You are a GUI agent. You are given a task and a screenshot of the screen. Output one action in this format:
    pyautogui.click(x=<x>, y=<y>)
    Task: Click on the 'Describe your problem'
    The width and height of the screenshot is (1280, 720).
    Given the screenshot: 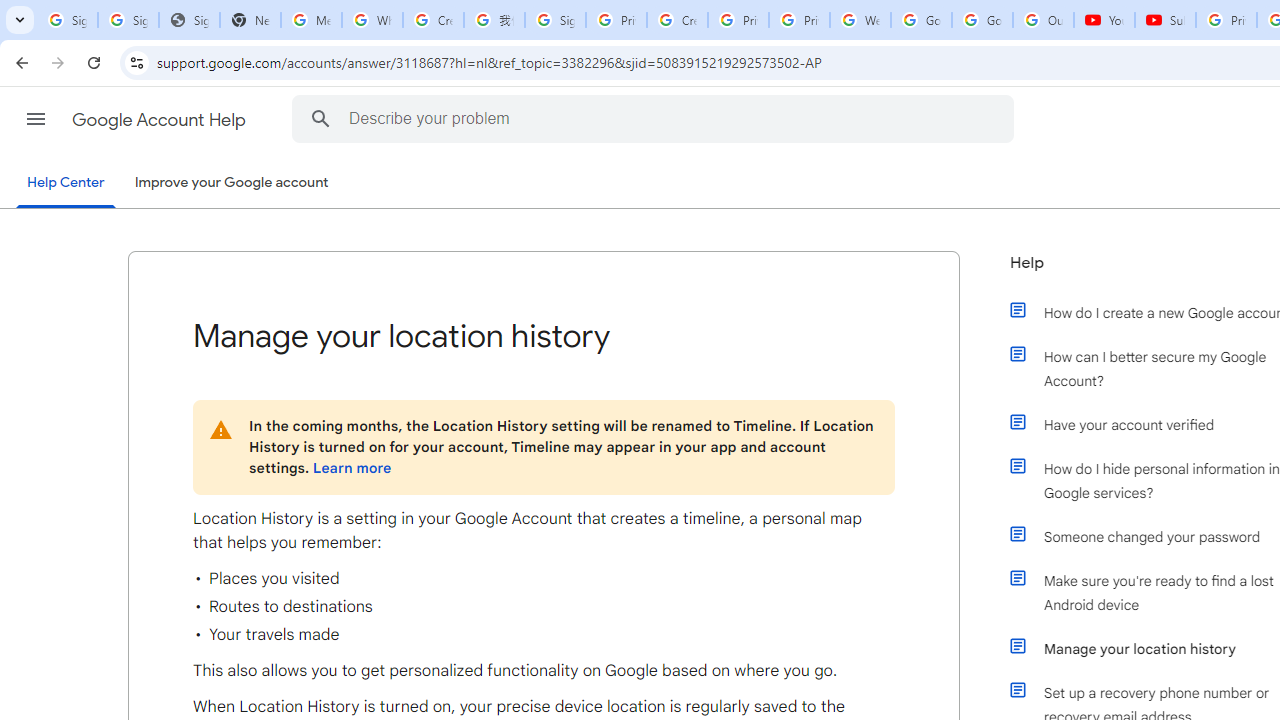 What is the action you would take?
    pyautogui.click(x=656, y=118)
    